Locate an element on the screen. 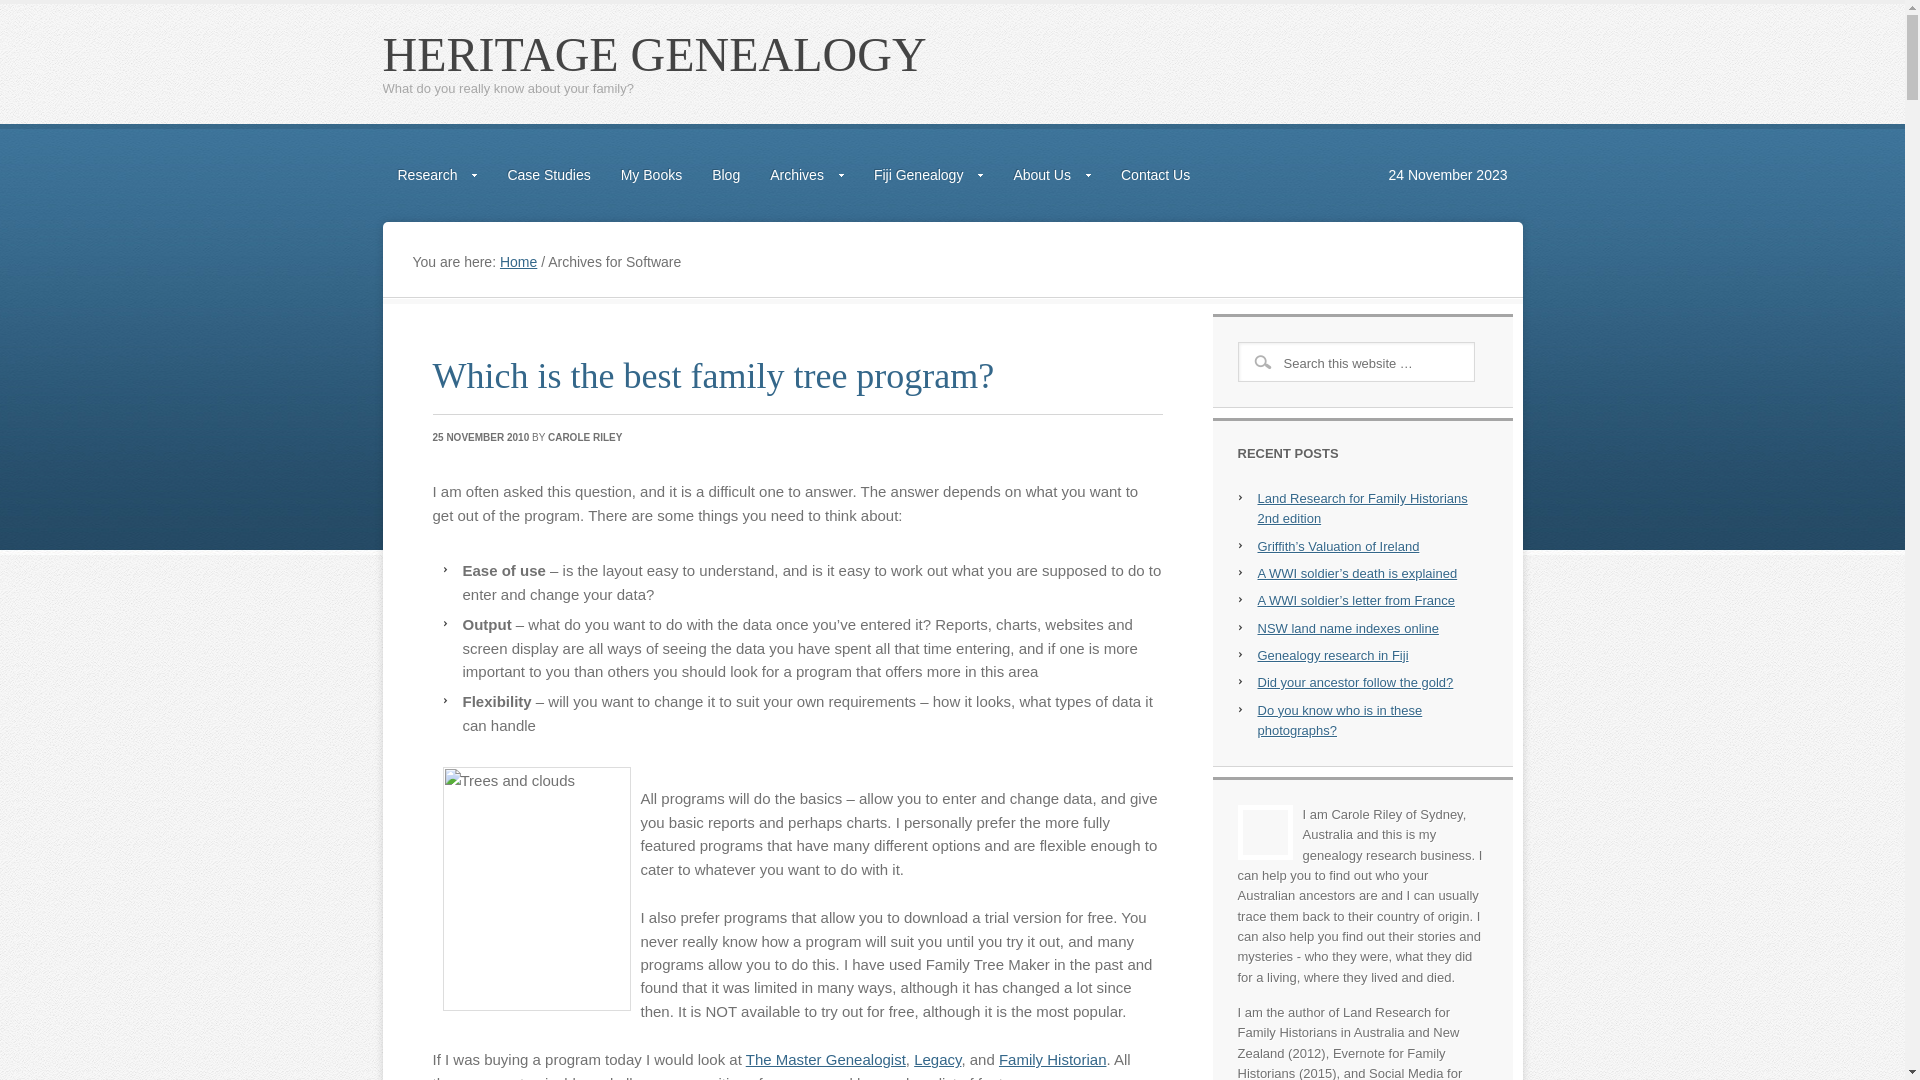  'NSW land name indexes online' is located at coordinates (1348, 627).